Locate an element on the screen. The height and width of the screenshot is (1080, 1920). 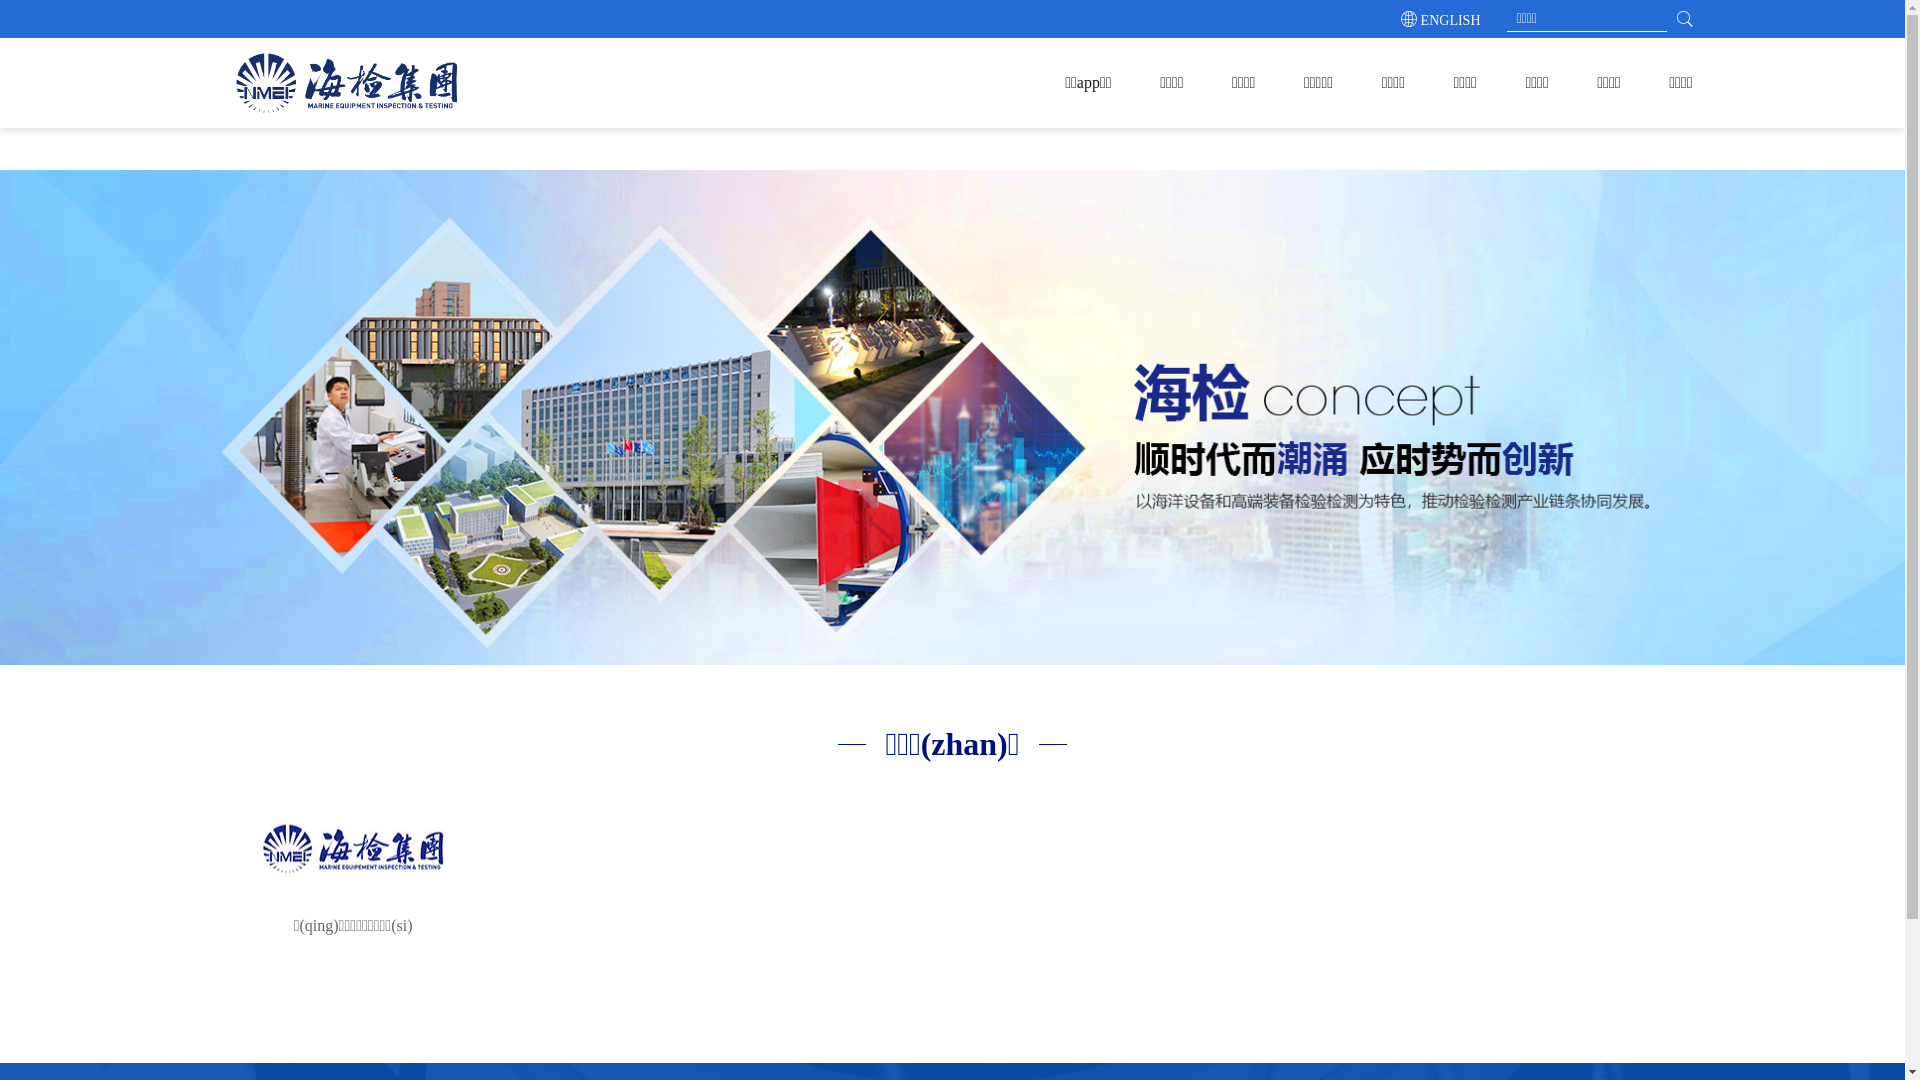
'ENGLISH' is located at coordinates (1450, 19).